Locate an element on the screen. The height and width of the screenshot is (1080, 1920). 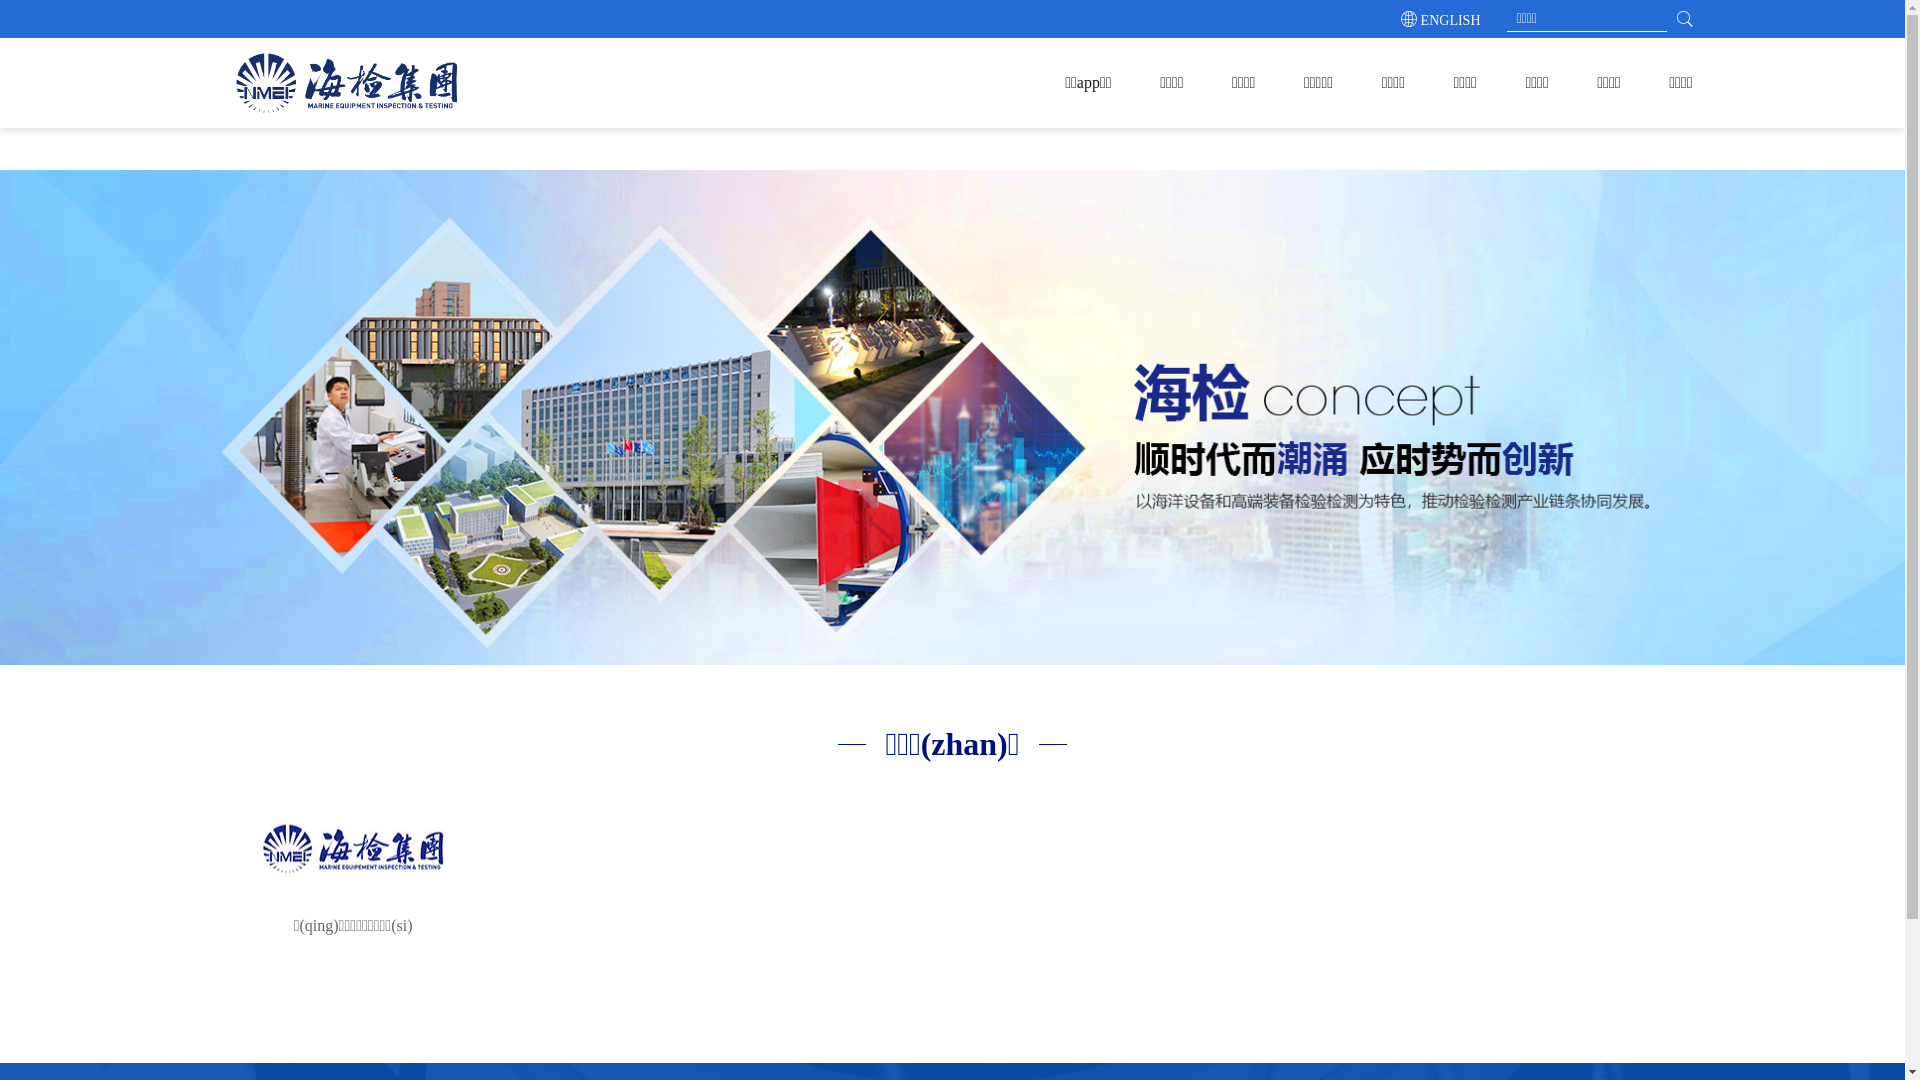
'ENGLISH' is located at coordinates (1450, 19).